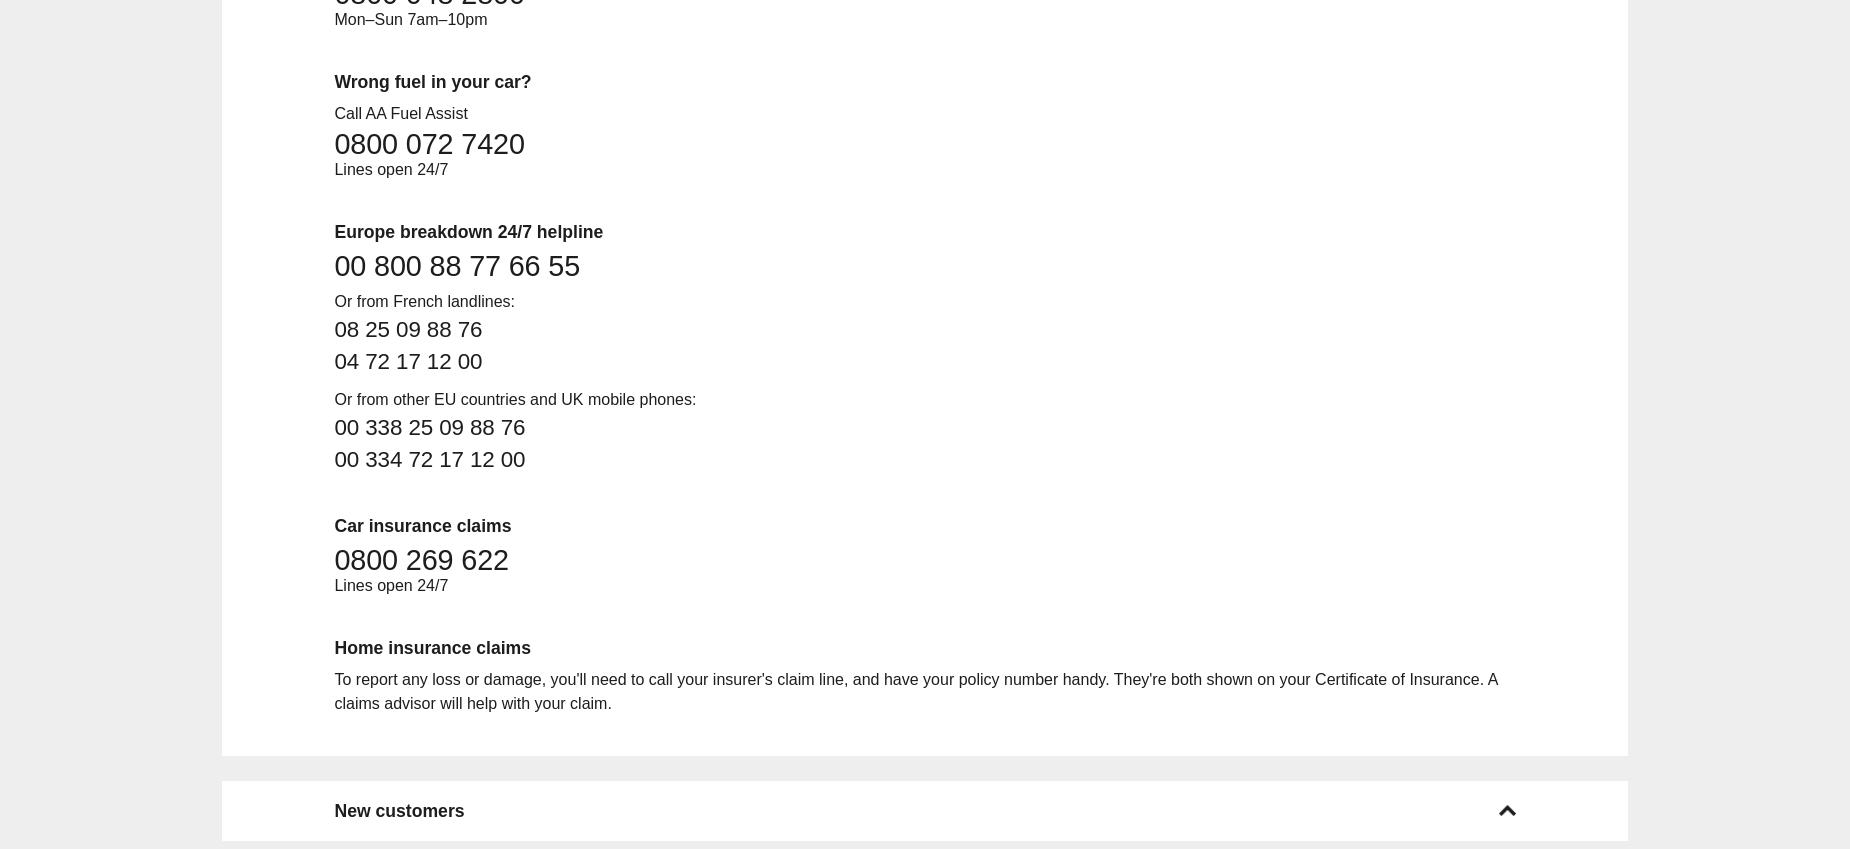 This screenshot has width=1850, height=849. What do you see at coordinates (515, 397) in the screenshot?
I see `'Or from other EU countries and UK mobile phones:'` at bounding box center [515, 397].